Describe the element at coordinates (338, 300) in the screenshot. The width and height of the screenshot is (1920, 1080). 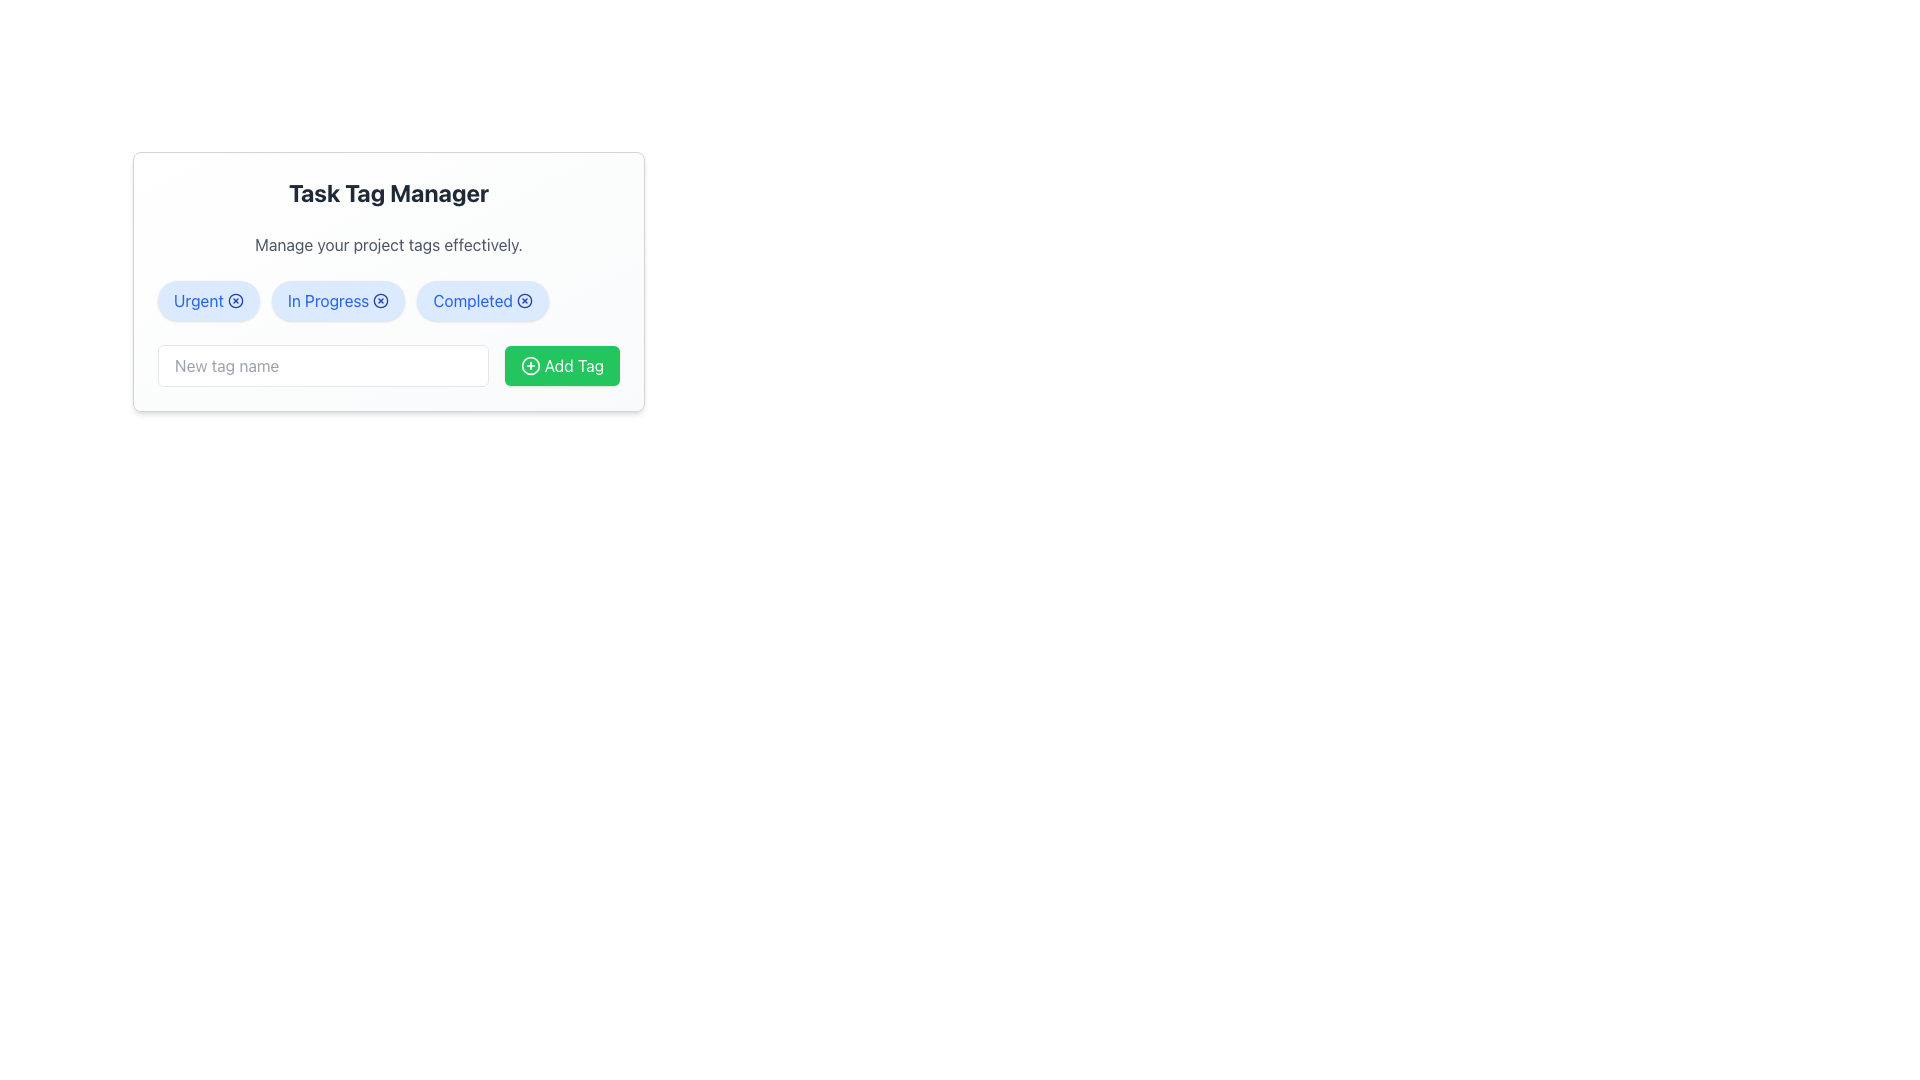
I see `the 'In Progress' Status Tag, which is the second tag in a horizontal row of three tags labeled 'Urgent', 'In Progress', and 'Completed'` at that location.